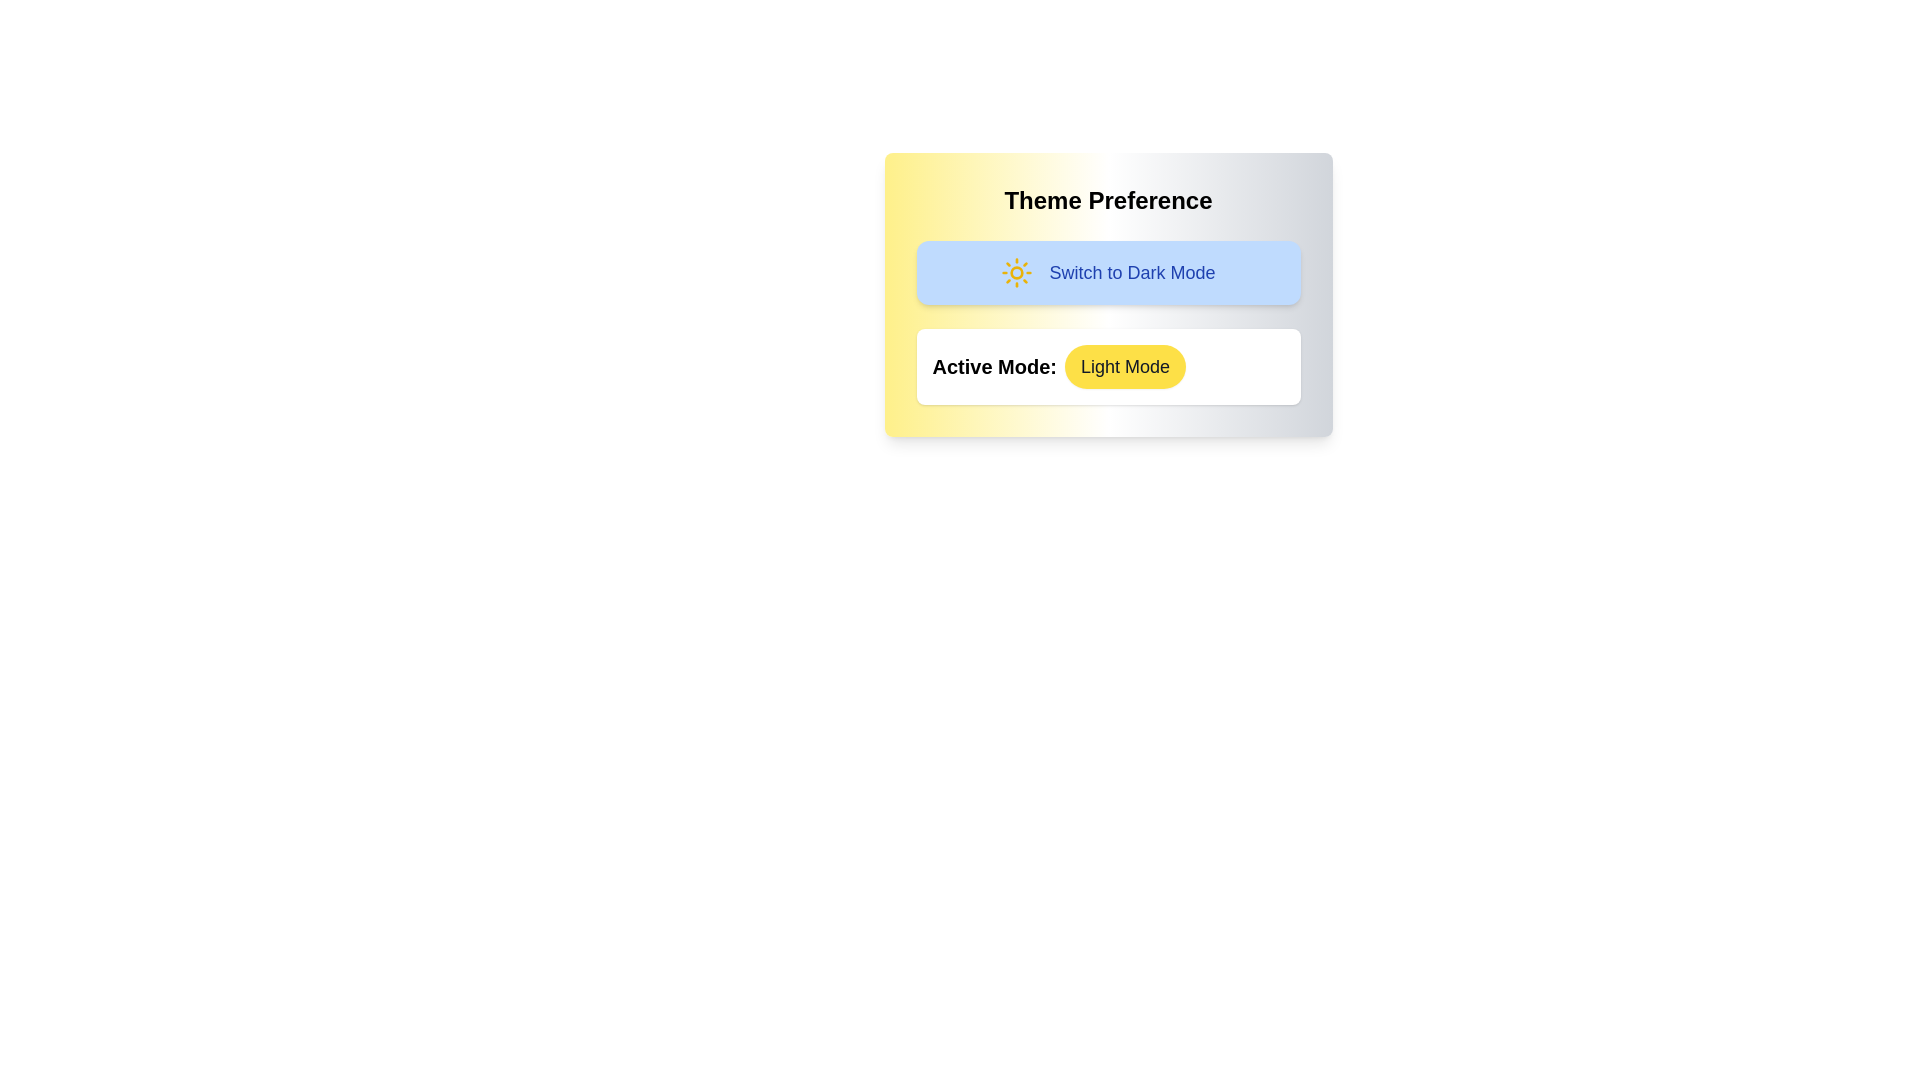  Describe the element at coordinates (1107, 362) in the screenshot. I see `text from the Modal panel titled 'Theme Preference', which includes the button labeled 'Switch to Dark Mode' and the section labeled 'Active Mode:' with 'Light Mode'` at that location.